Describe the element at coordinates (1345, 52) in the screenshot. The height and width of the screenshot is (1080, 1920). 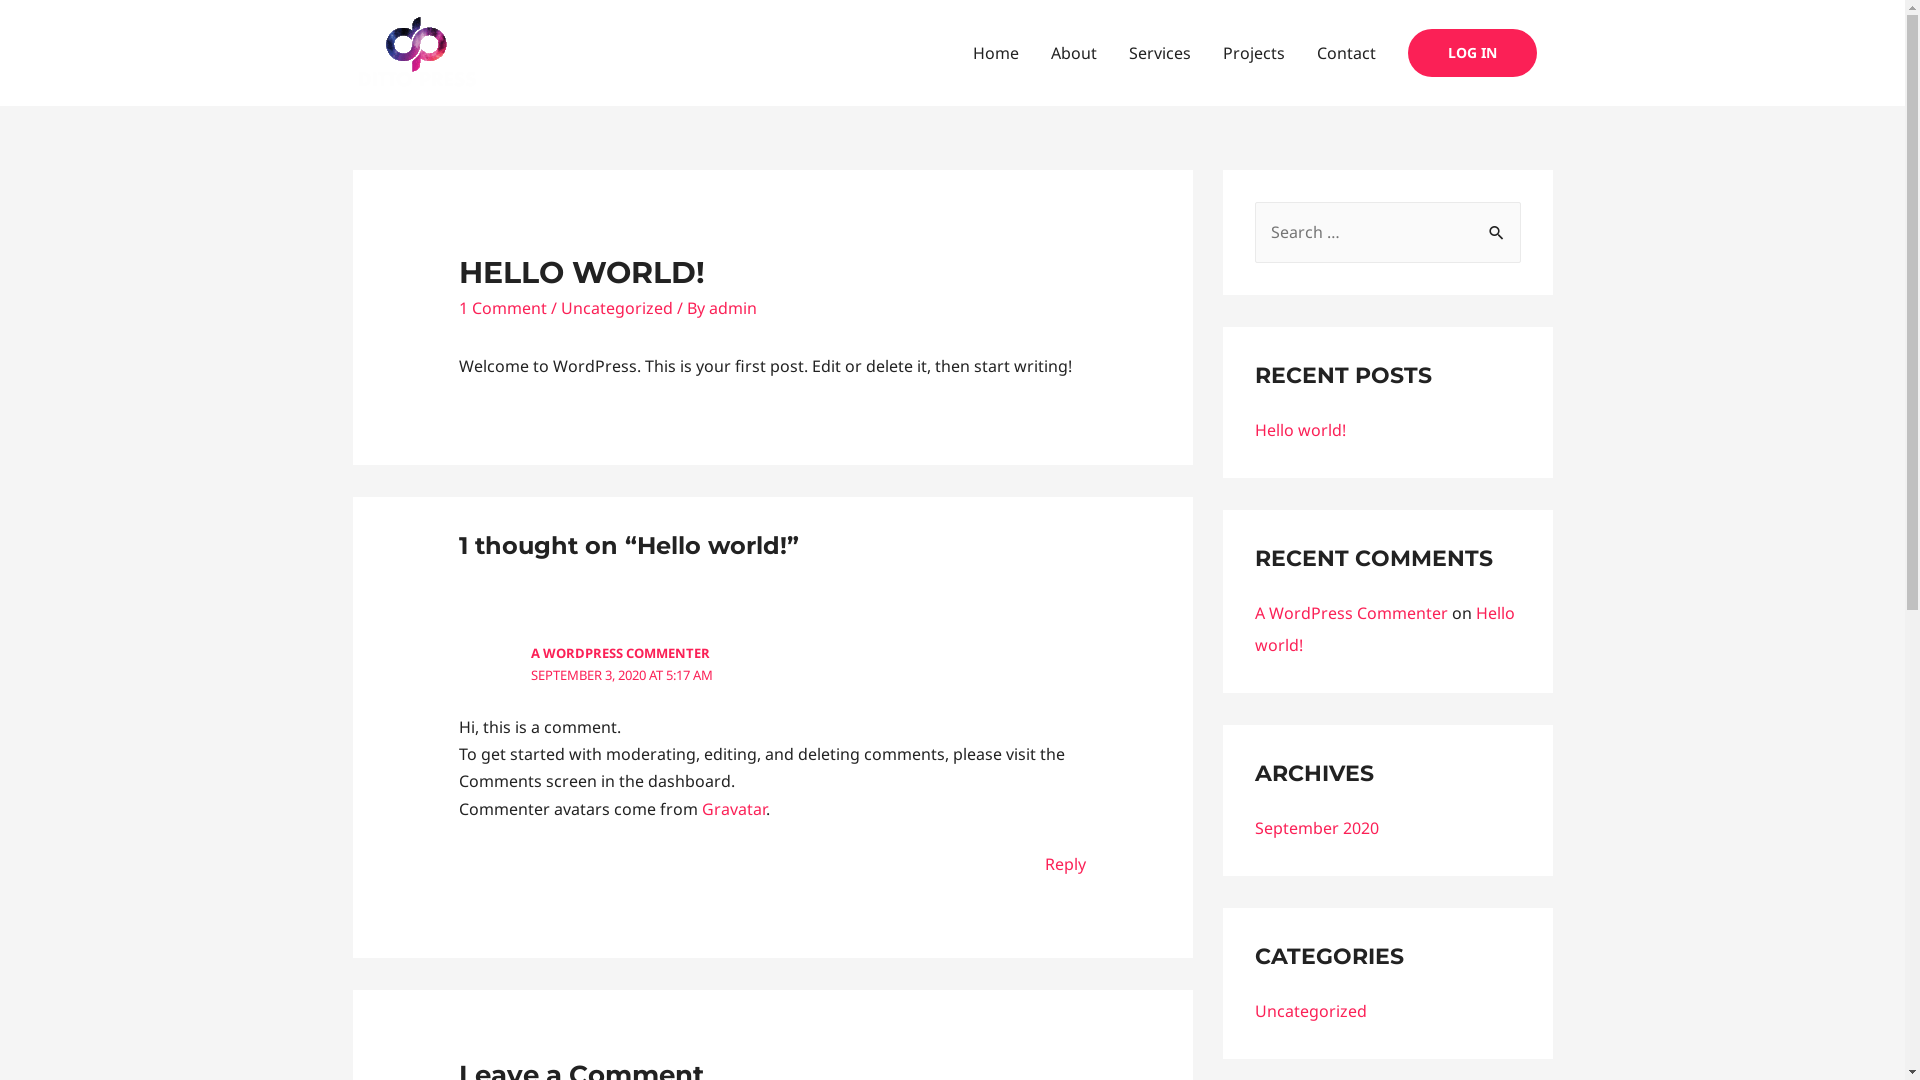
I see `'Contact'` at that location.